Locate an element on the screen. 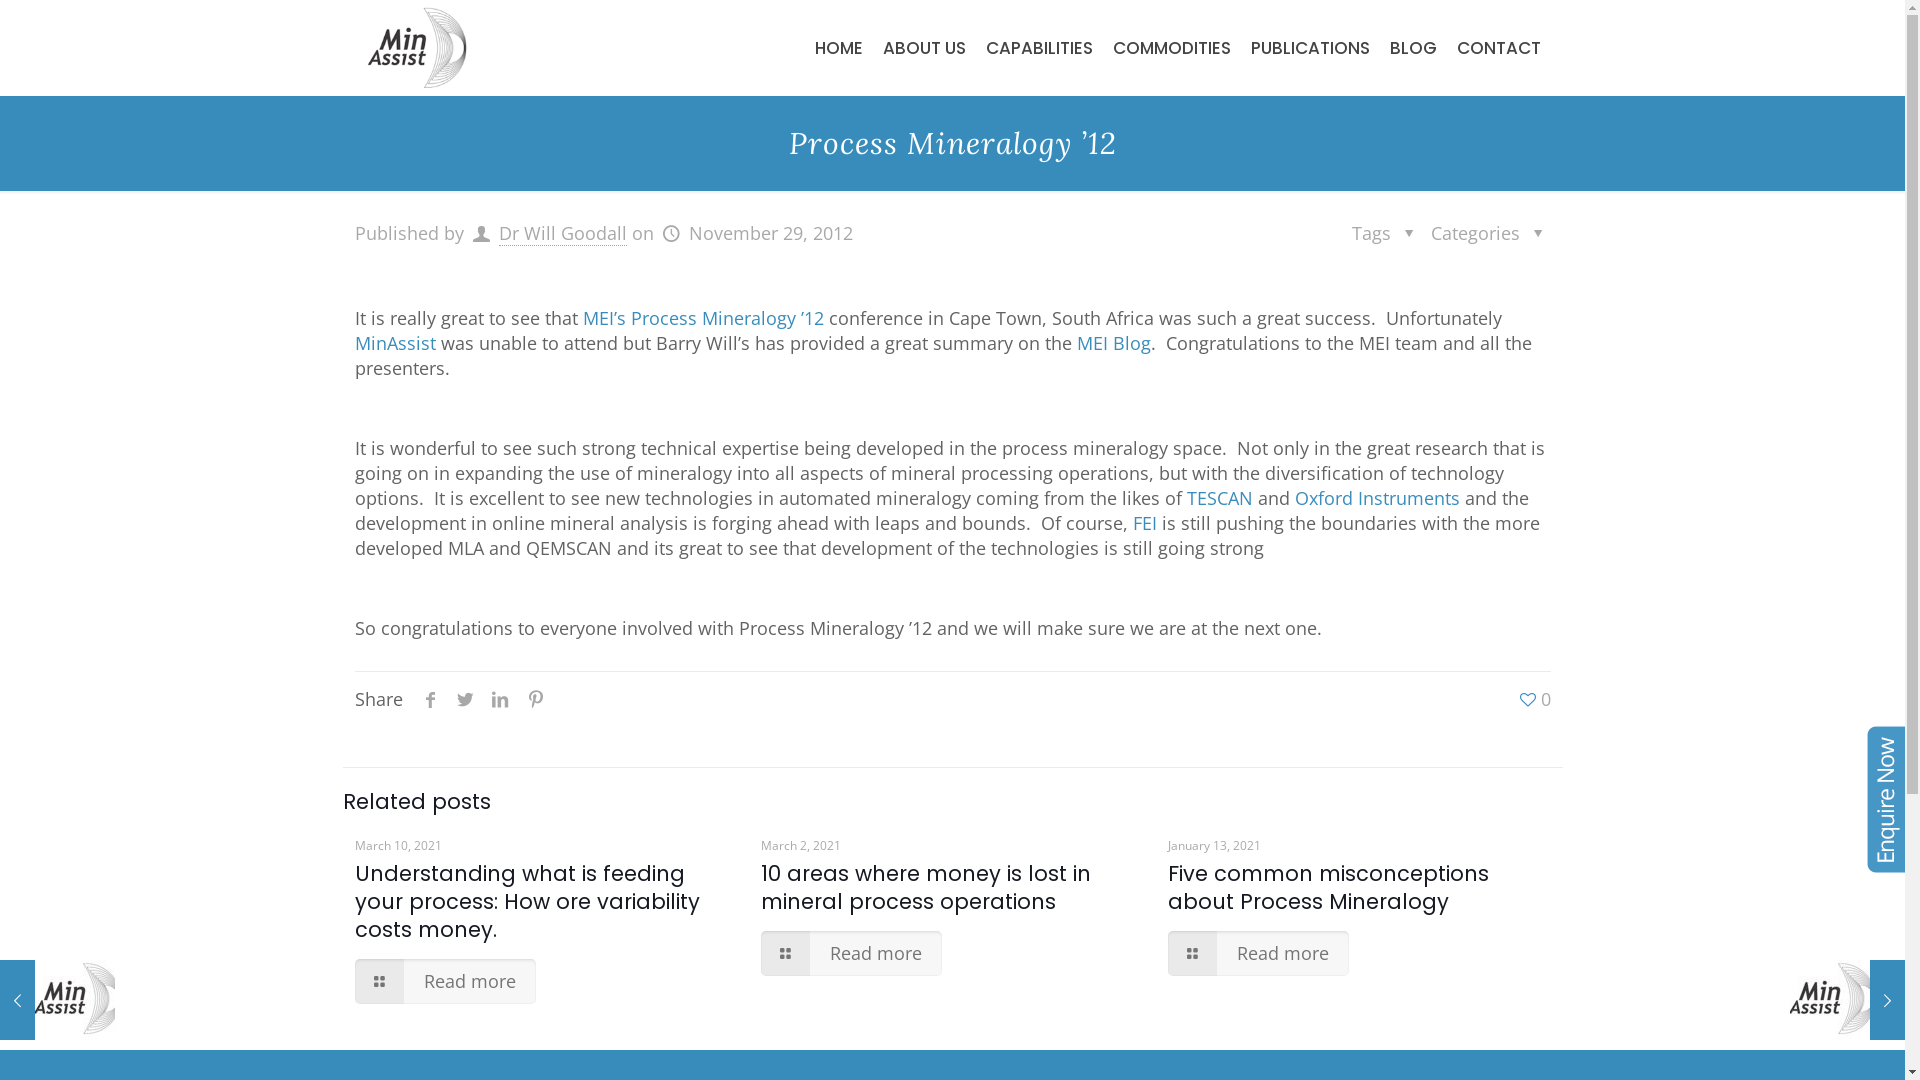  'CAPABILITIES' is located at coordinates (975, 46).